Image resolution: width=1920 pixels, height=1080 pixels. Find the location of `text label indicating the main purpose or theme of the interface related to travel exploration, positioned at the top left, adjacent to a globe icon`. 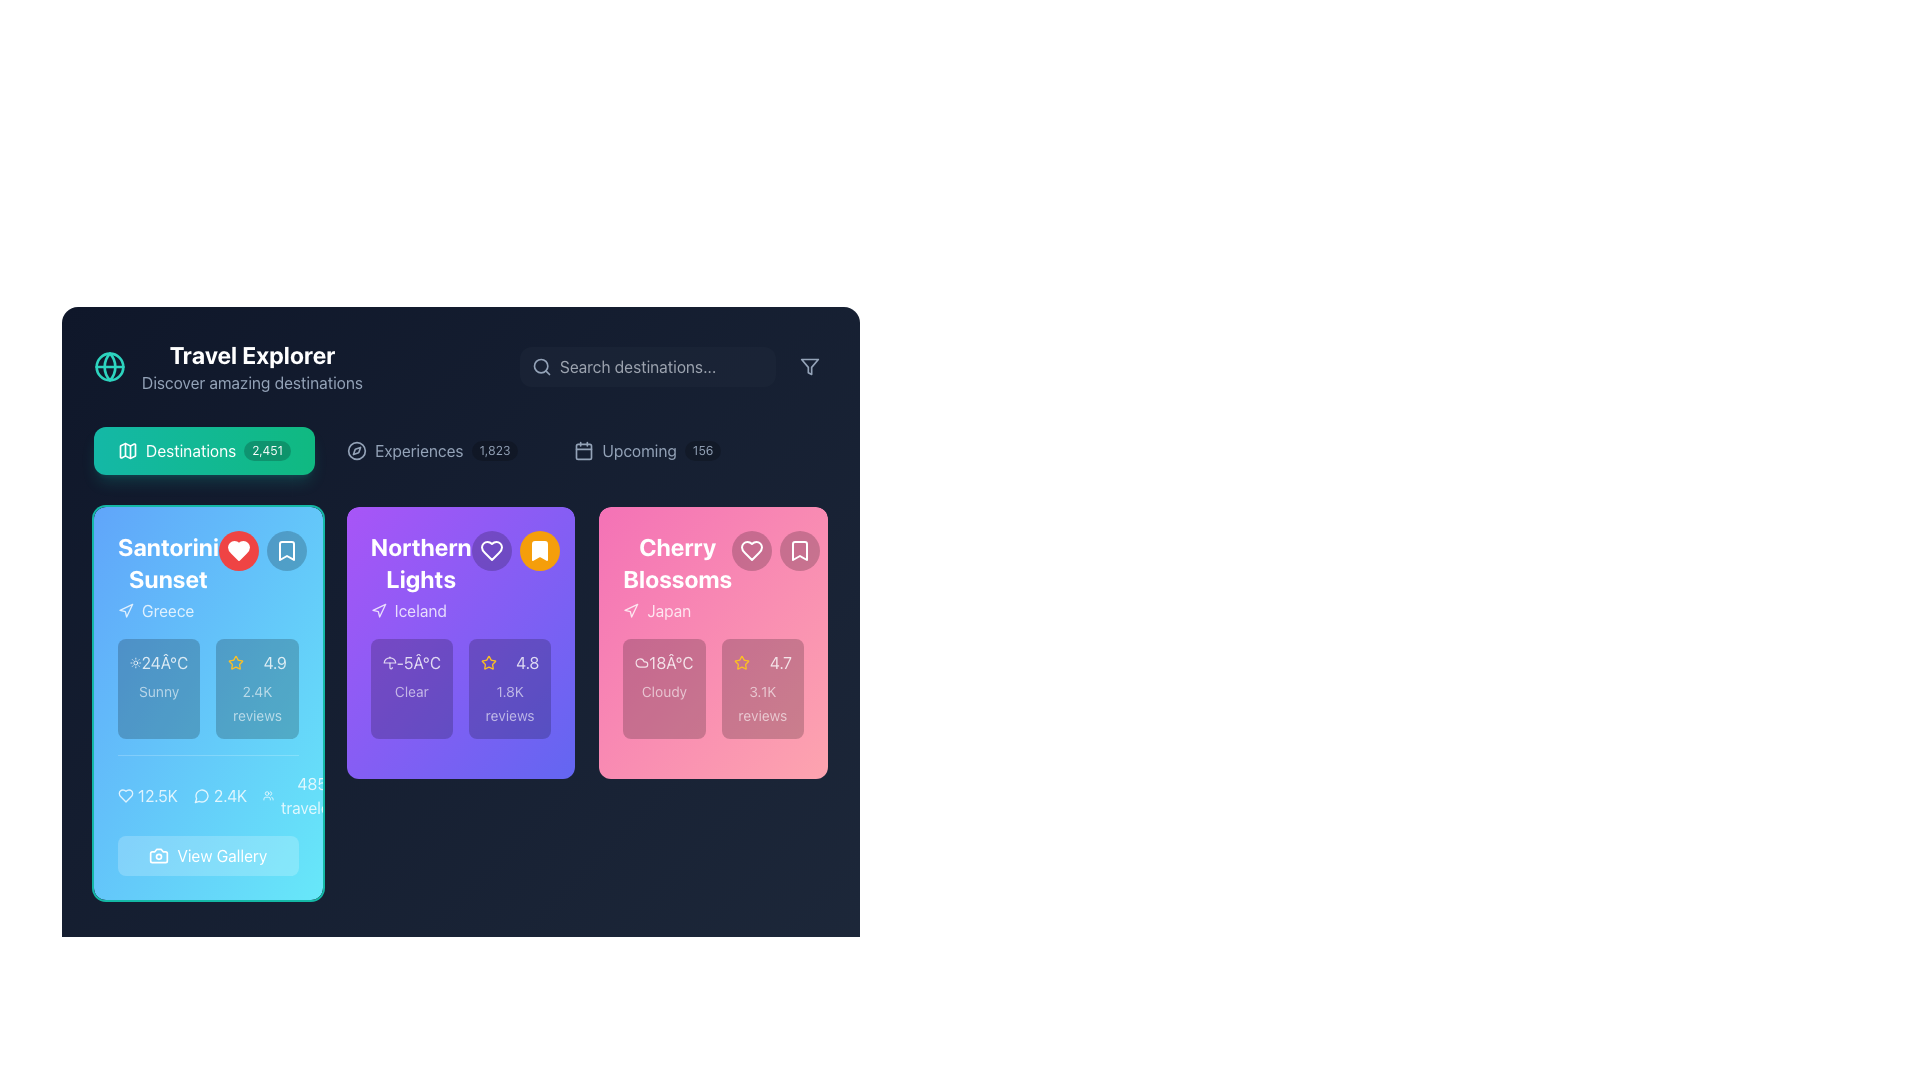

text label indicating the main purpose or theme of the interface related to travel exploration, positioned at the top left, adjacent to a globe icon is located at coordinates (251, 353).